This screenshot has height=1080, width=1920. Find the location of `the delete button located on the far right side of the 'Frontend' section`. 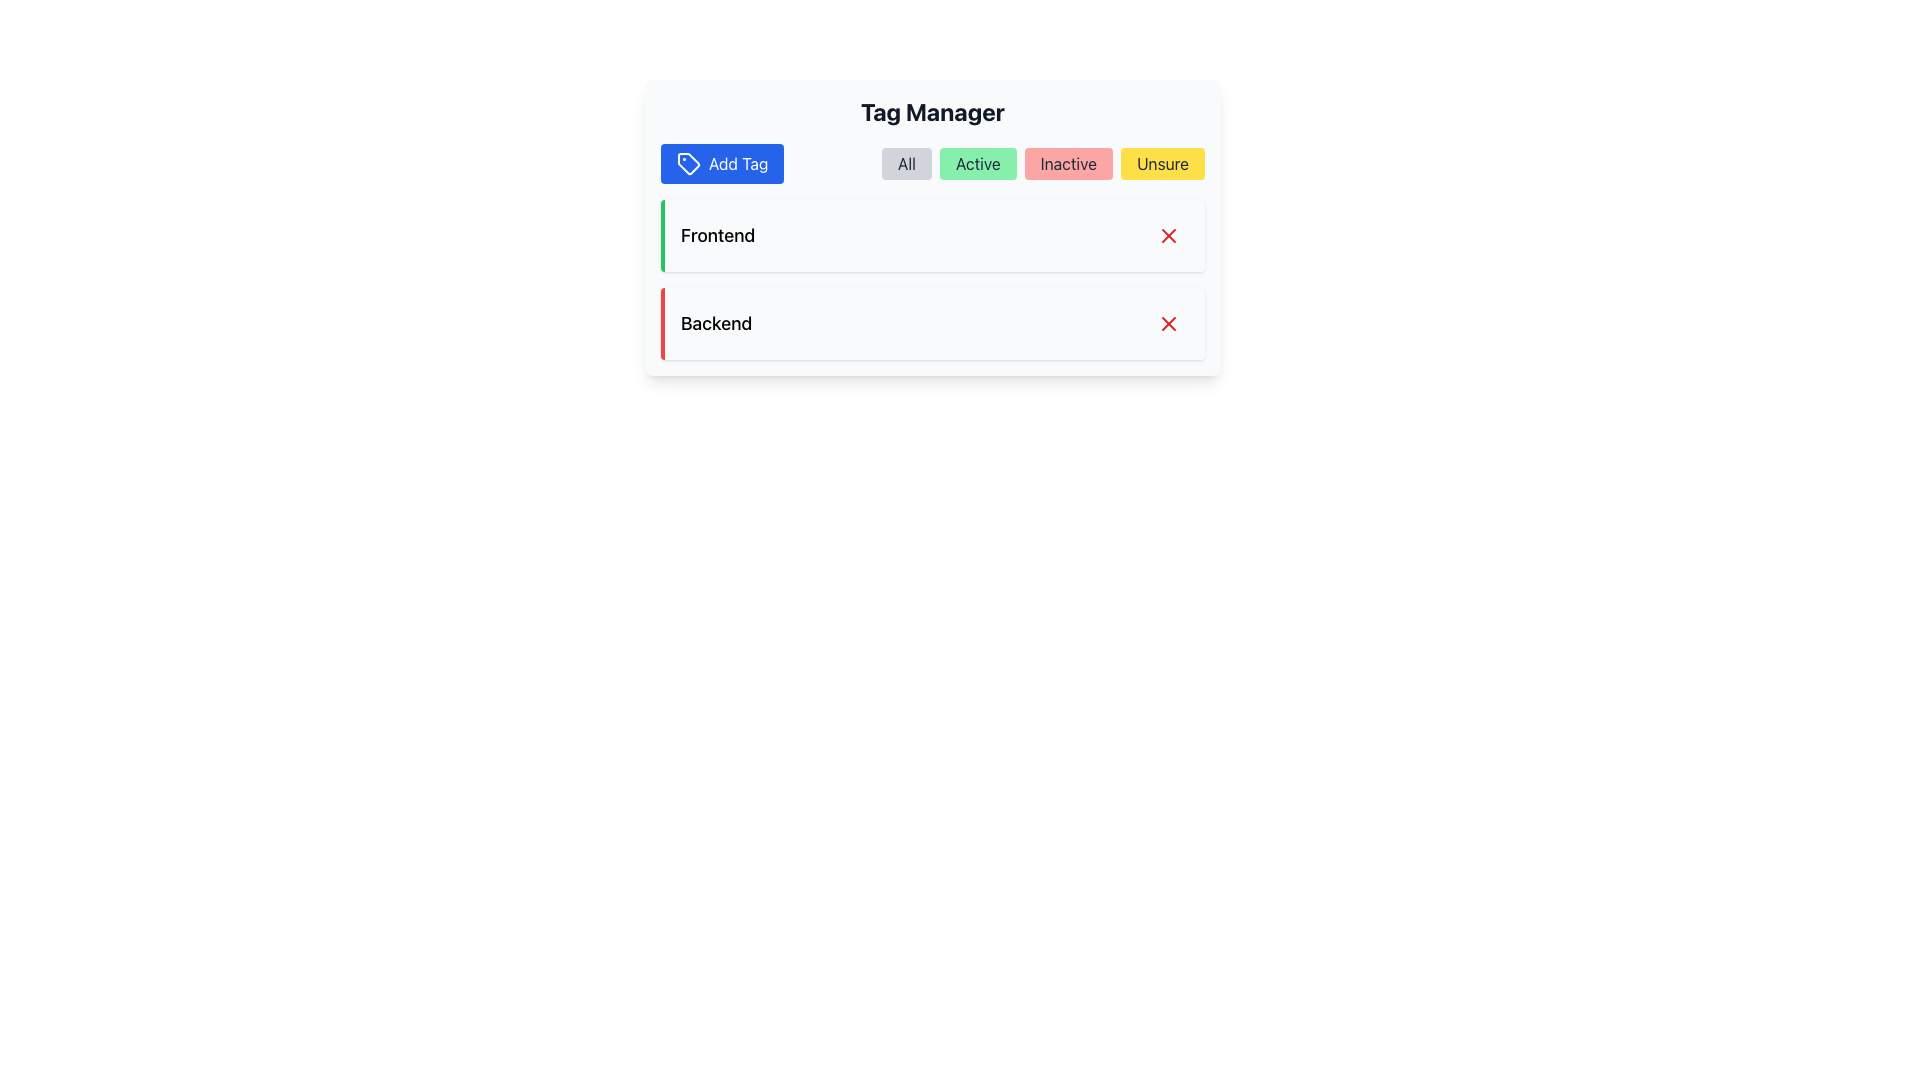

the delete button located on the far right side of the 'Frontend' section is located at coordinates (1169, 234).